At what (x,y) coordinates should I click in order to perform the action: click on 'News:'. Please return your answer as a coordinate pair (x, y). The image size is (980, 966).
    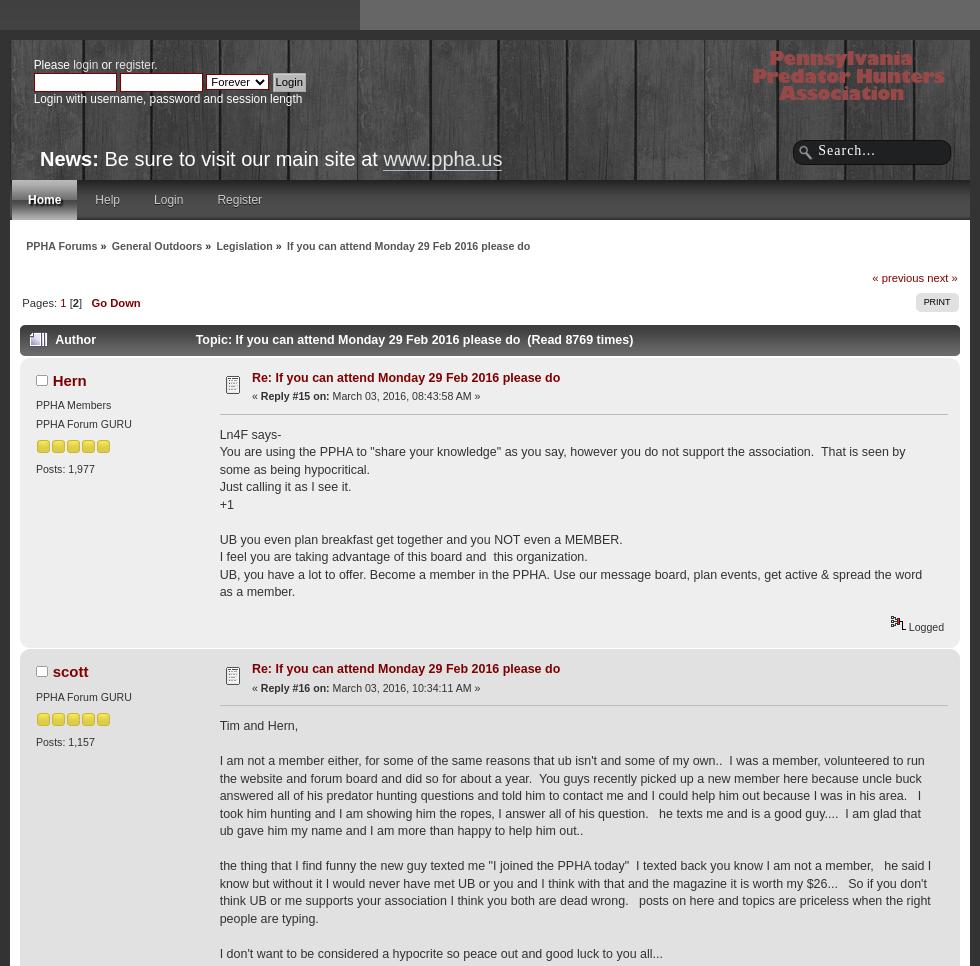
    Looking at the image, I should click on (39, 158).